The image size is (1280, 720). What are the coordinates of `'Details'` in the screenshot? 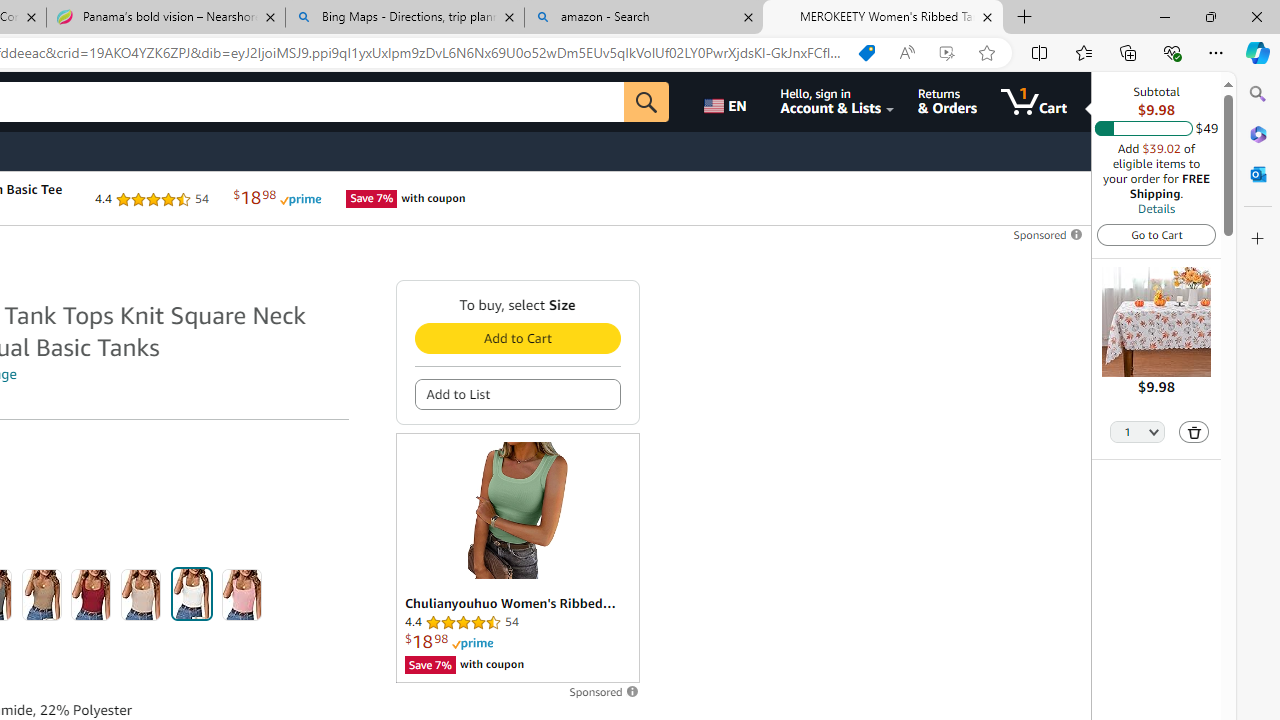 It's located at (1156, 208).